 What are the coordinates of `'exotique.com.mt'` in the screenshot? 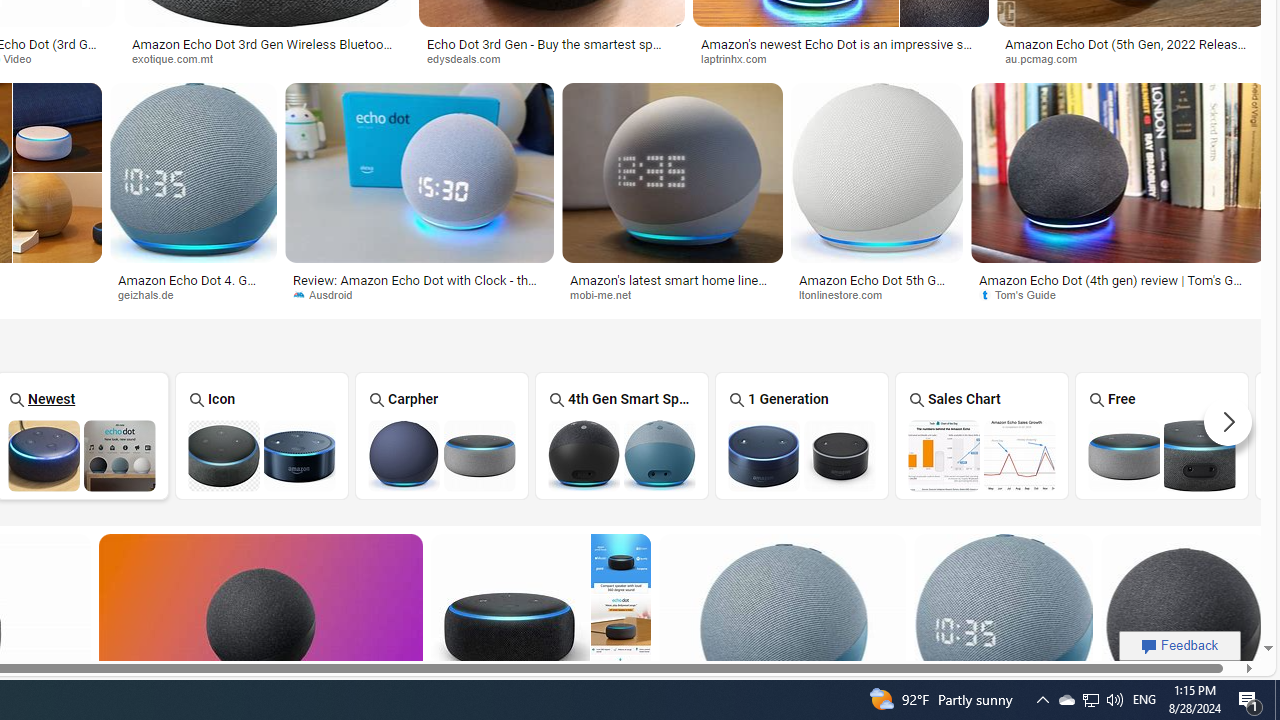 It's located at (179, 57).